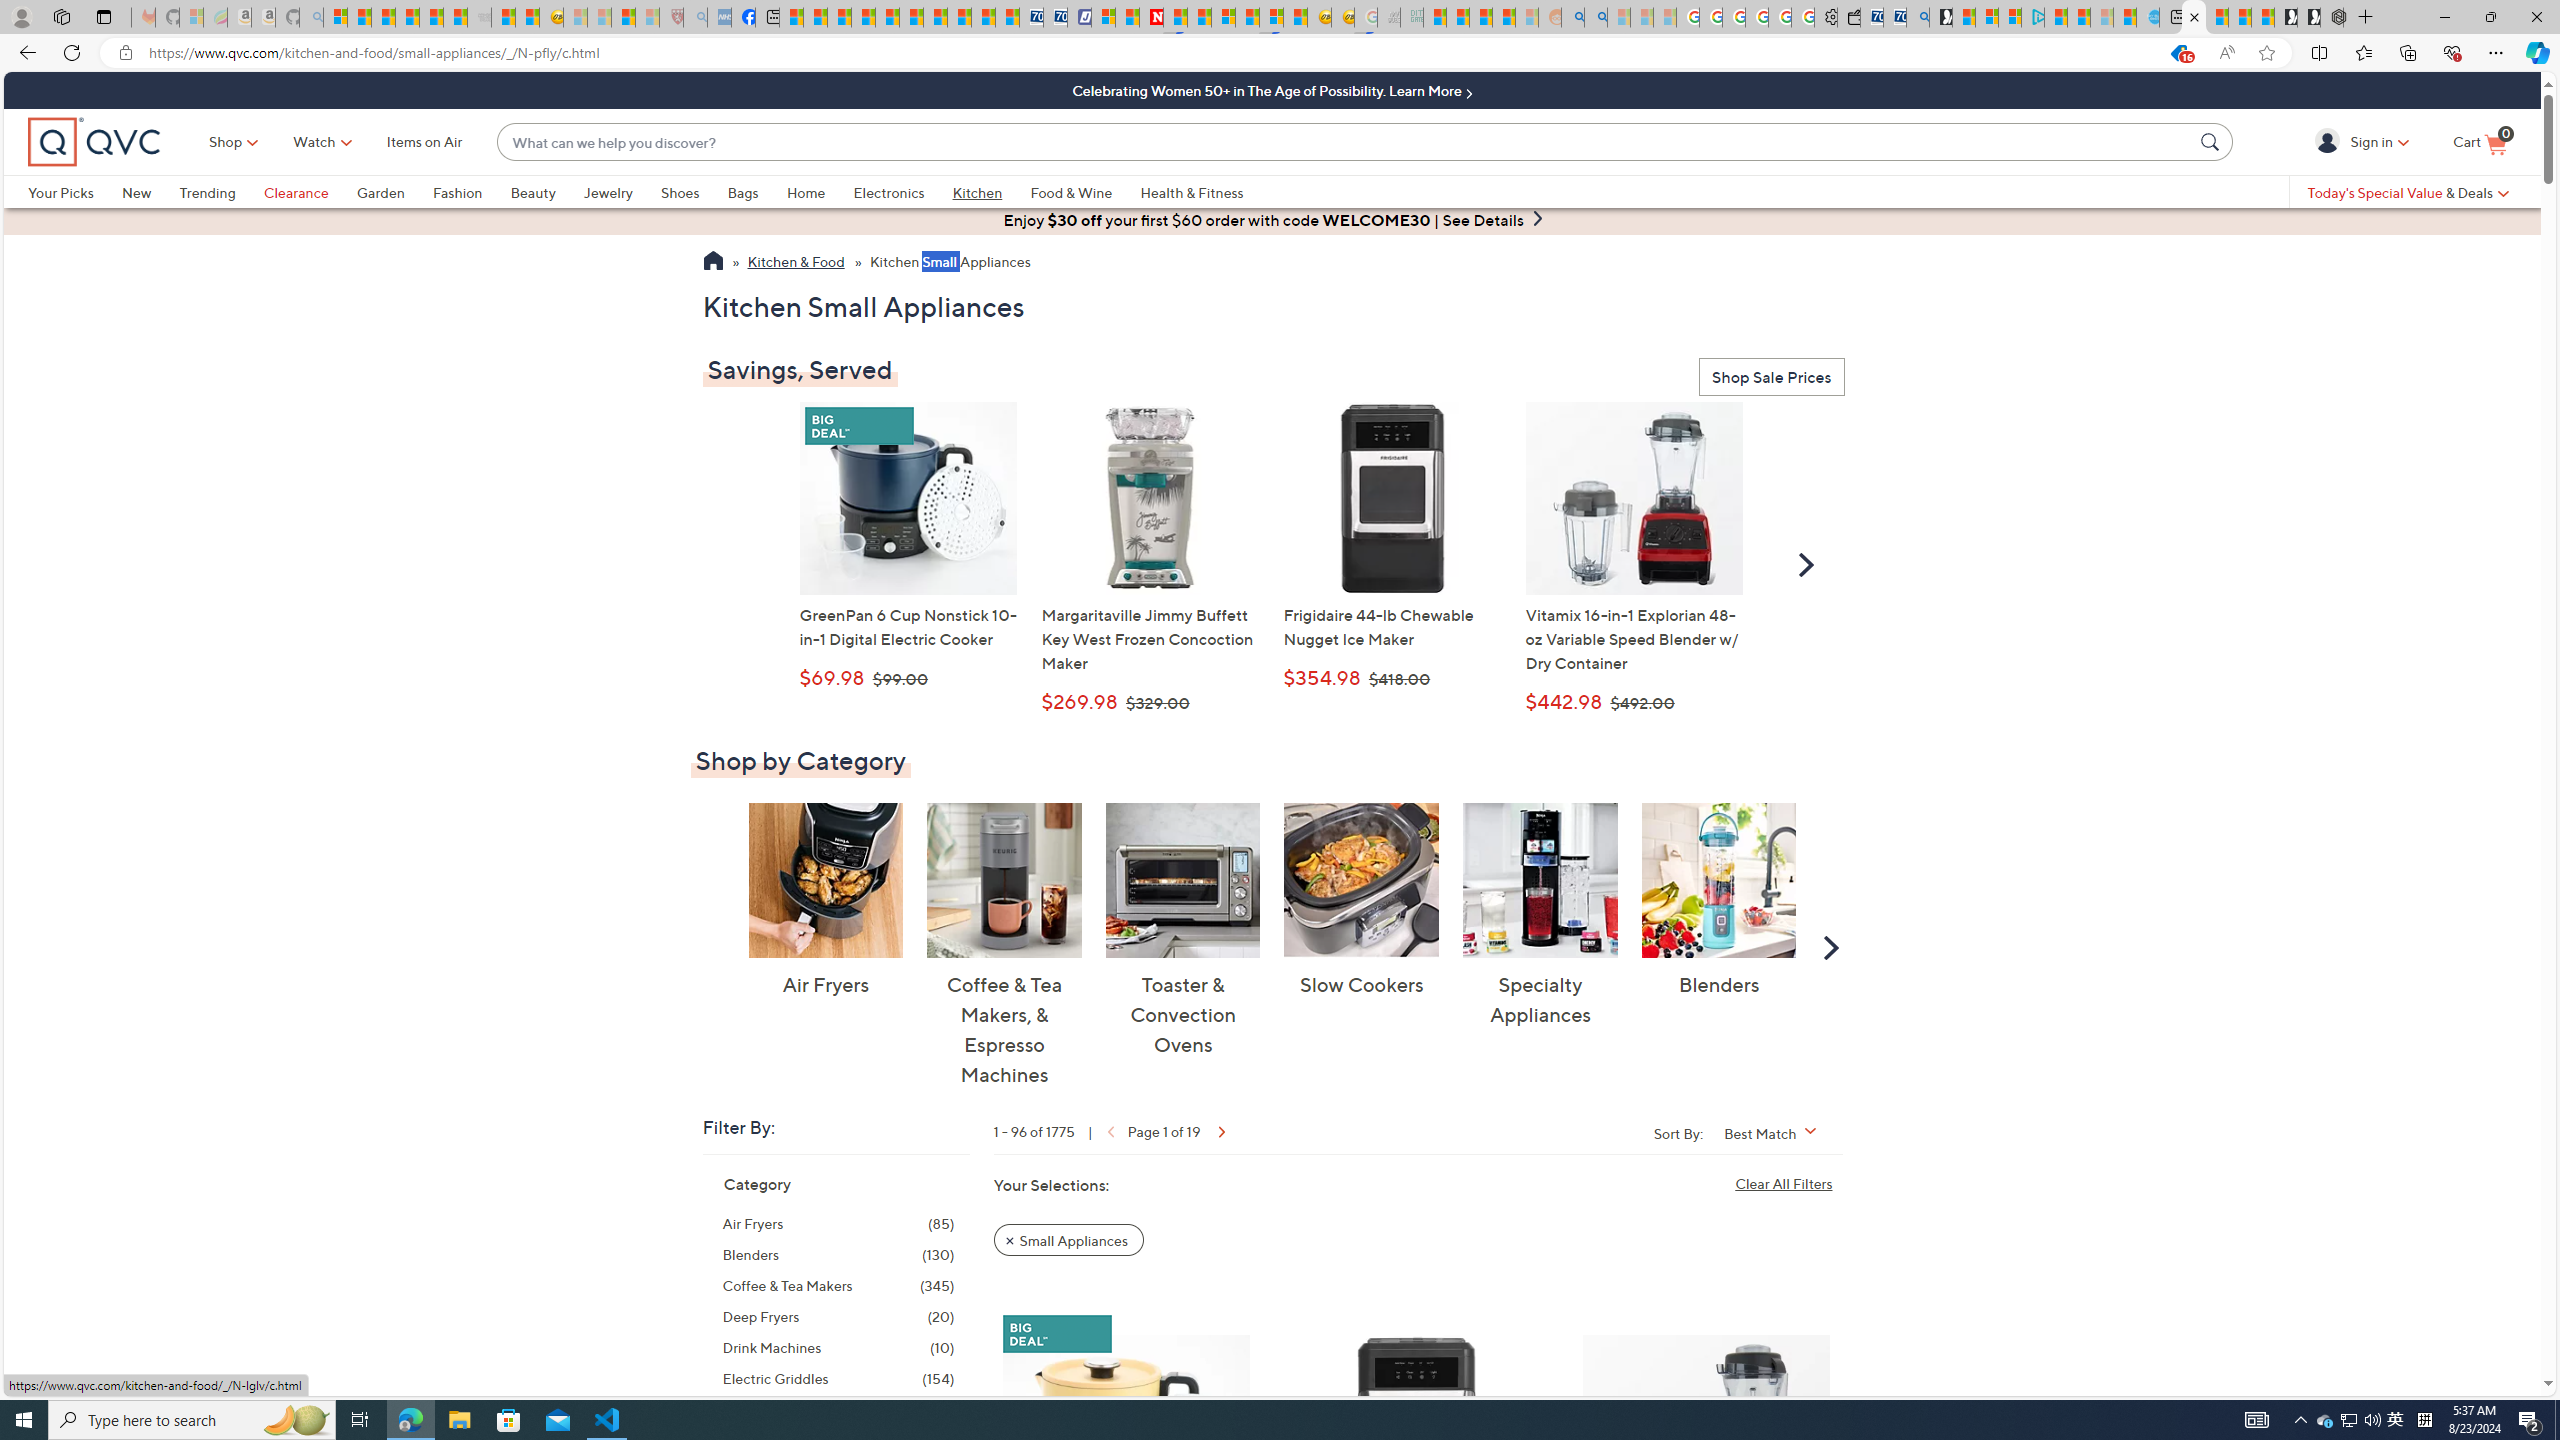 Image resolution: width=2560 pixels, height=1440 pixels. What do you see at coordinates (457, 191) in the screenshot?
I see `'Fashion'` at bounding box center [457, 191].